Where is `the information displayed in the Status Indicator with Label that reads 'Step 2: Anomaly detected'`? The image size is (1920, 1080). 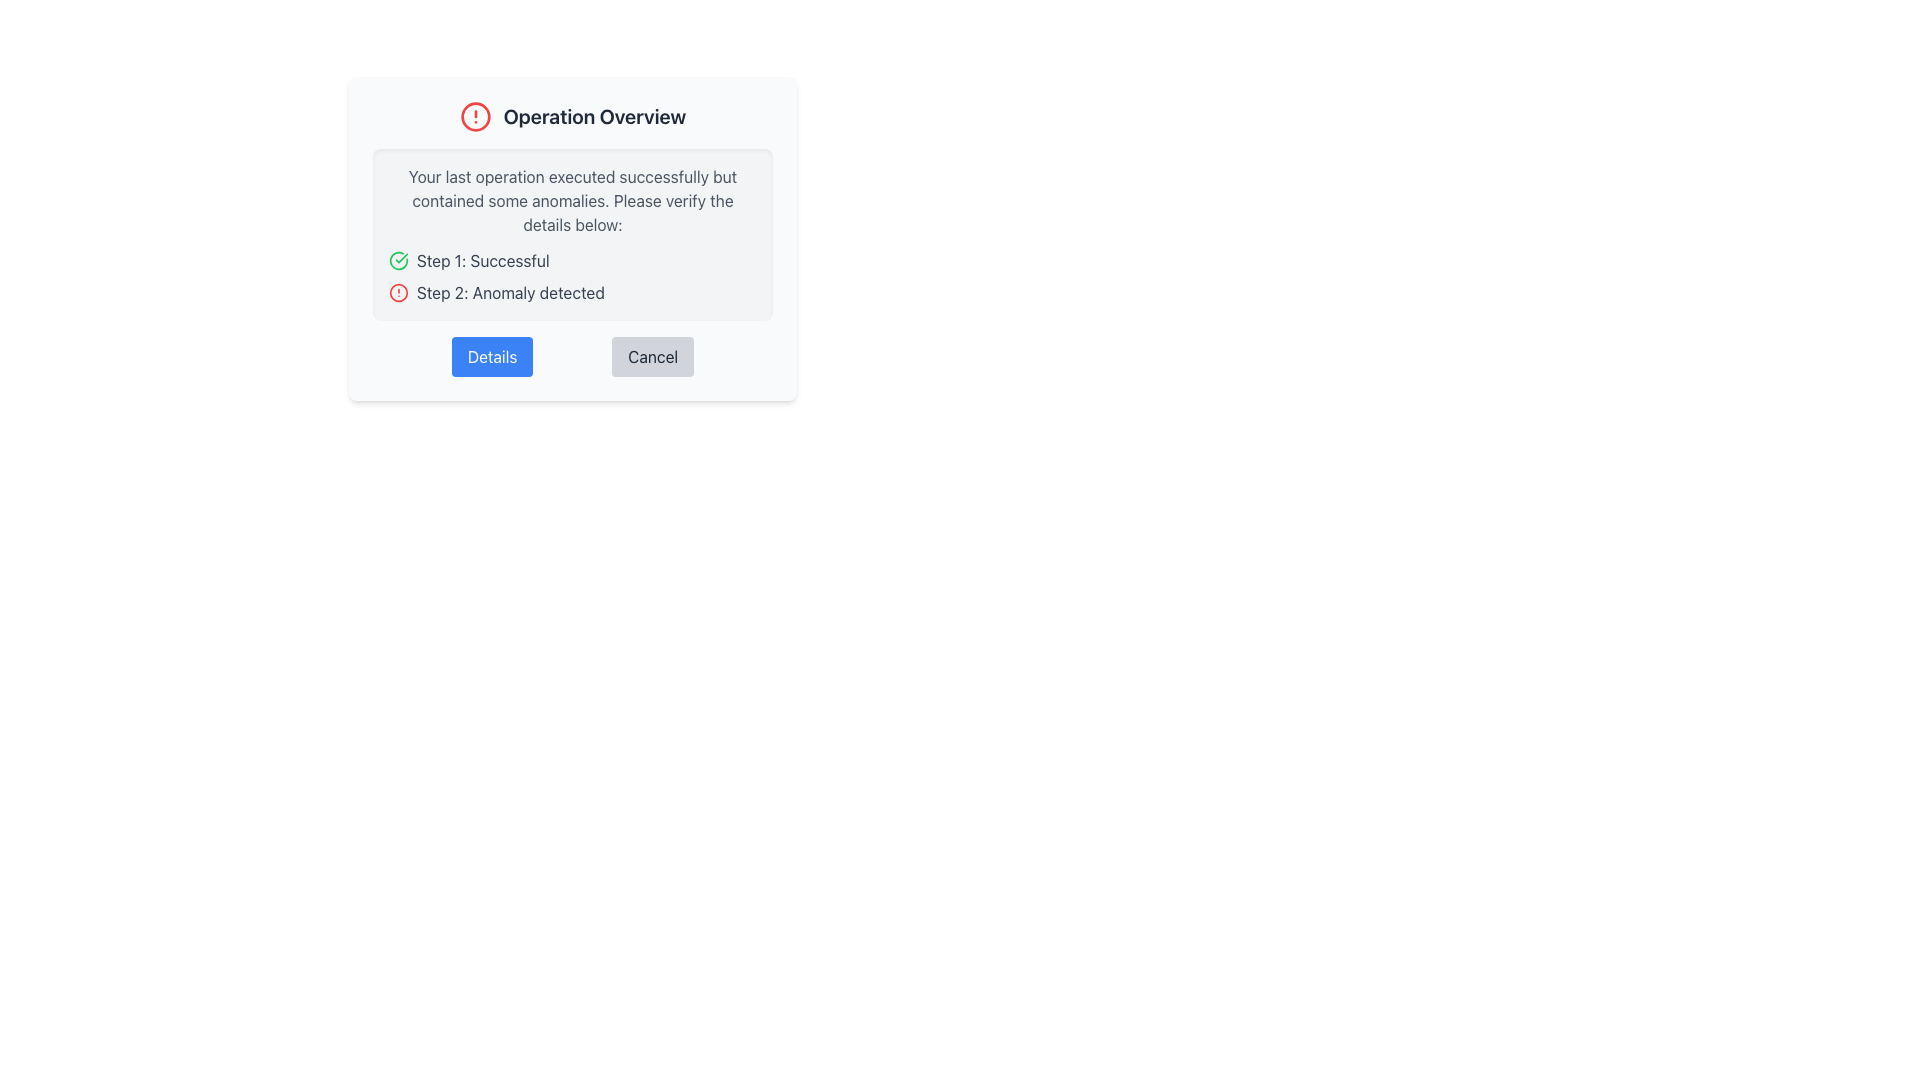 the information displayed in the Status Indicator with Label that reads 'Step 2: Anomaly detected' is located at coordinates (571, 293).